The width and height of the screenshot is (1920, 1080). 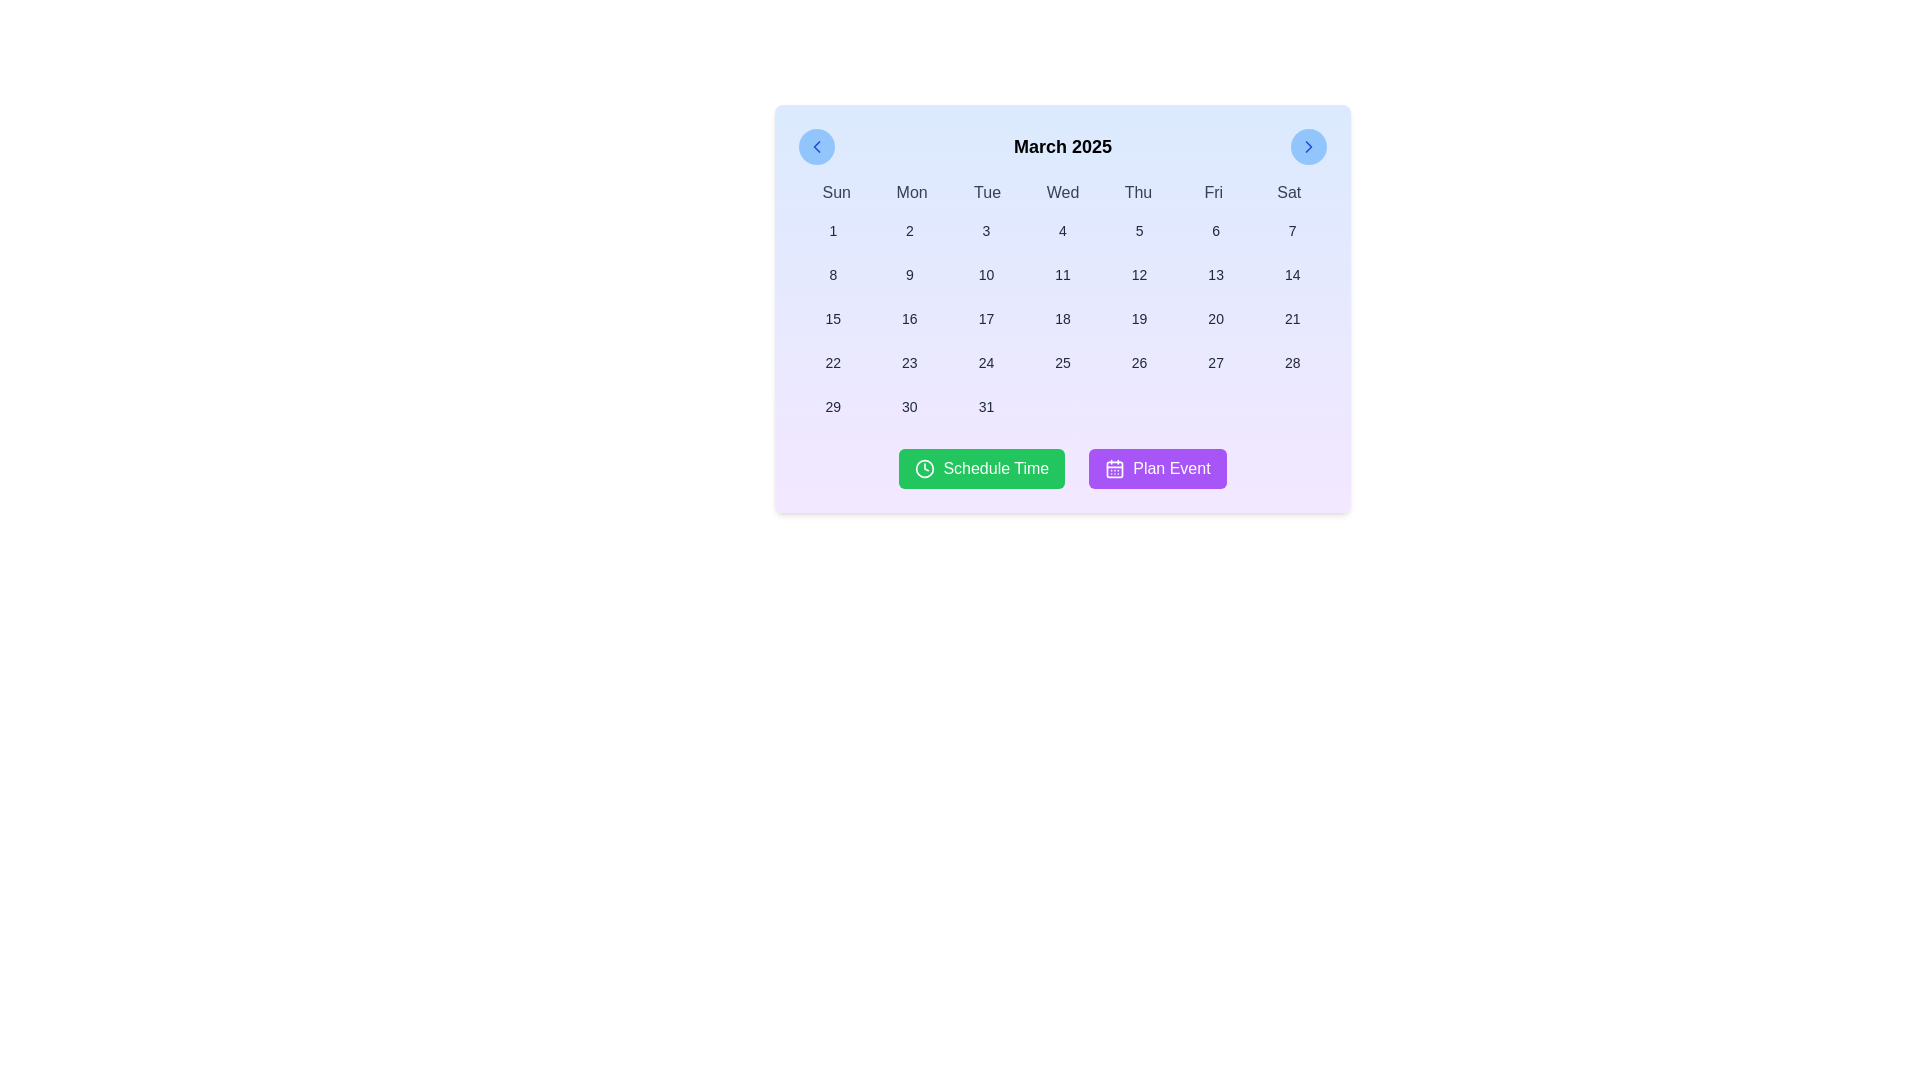 What do you see at coordinates (1309, 145) in the screenshot?
I see `the right navigation button located at the rightmost end of the header section above the calendar` at bounding box center [1309, 145].